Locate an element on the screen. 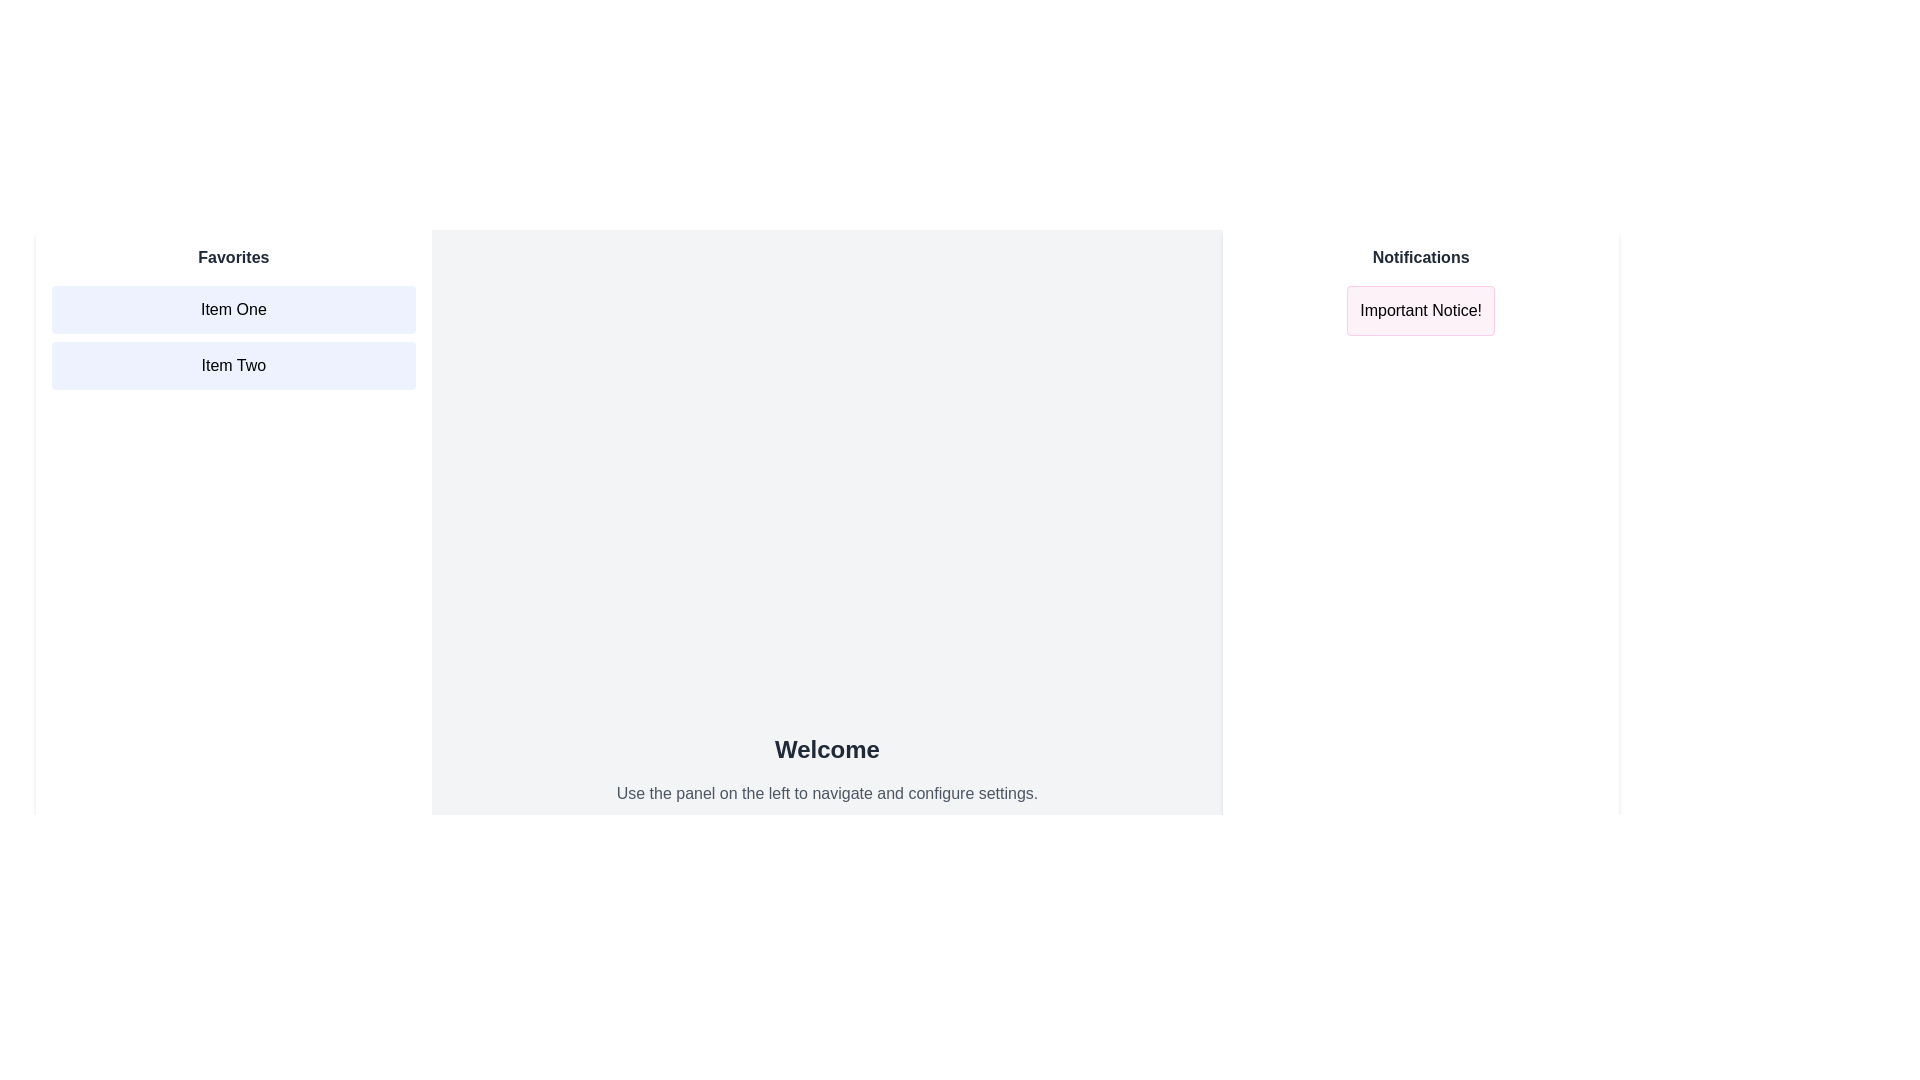 Image resolution: width=1920 pixels, height=1080 pixels. the Notification Box that displays the message 'Important Notice!' located in the white sidebar on the right side of the interface, directly below the 'Notifications' text element is located at coordinates (1420, 311).